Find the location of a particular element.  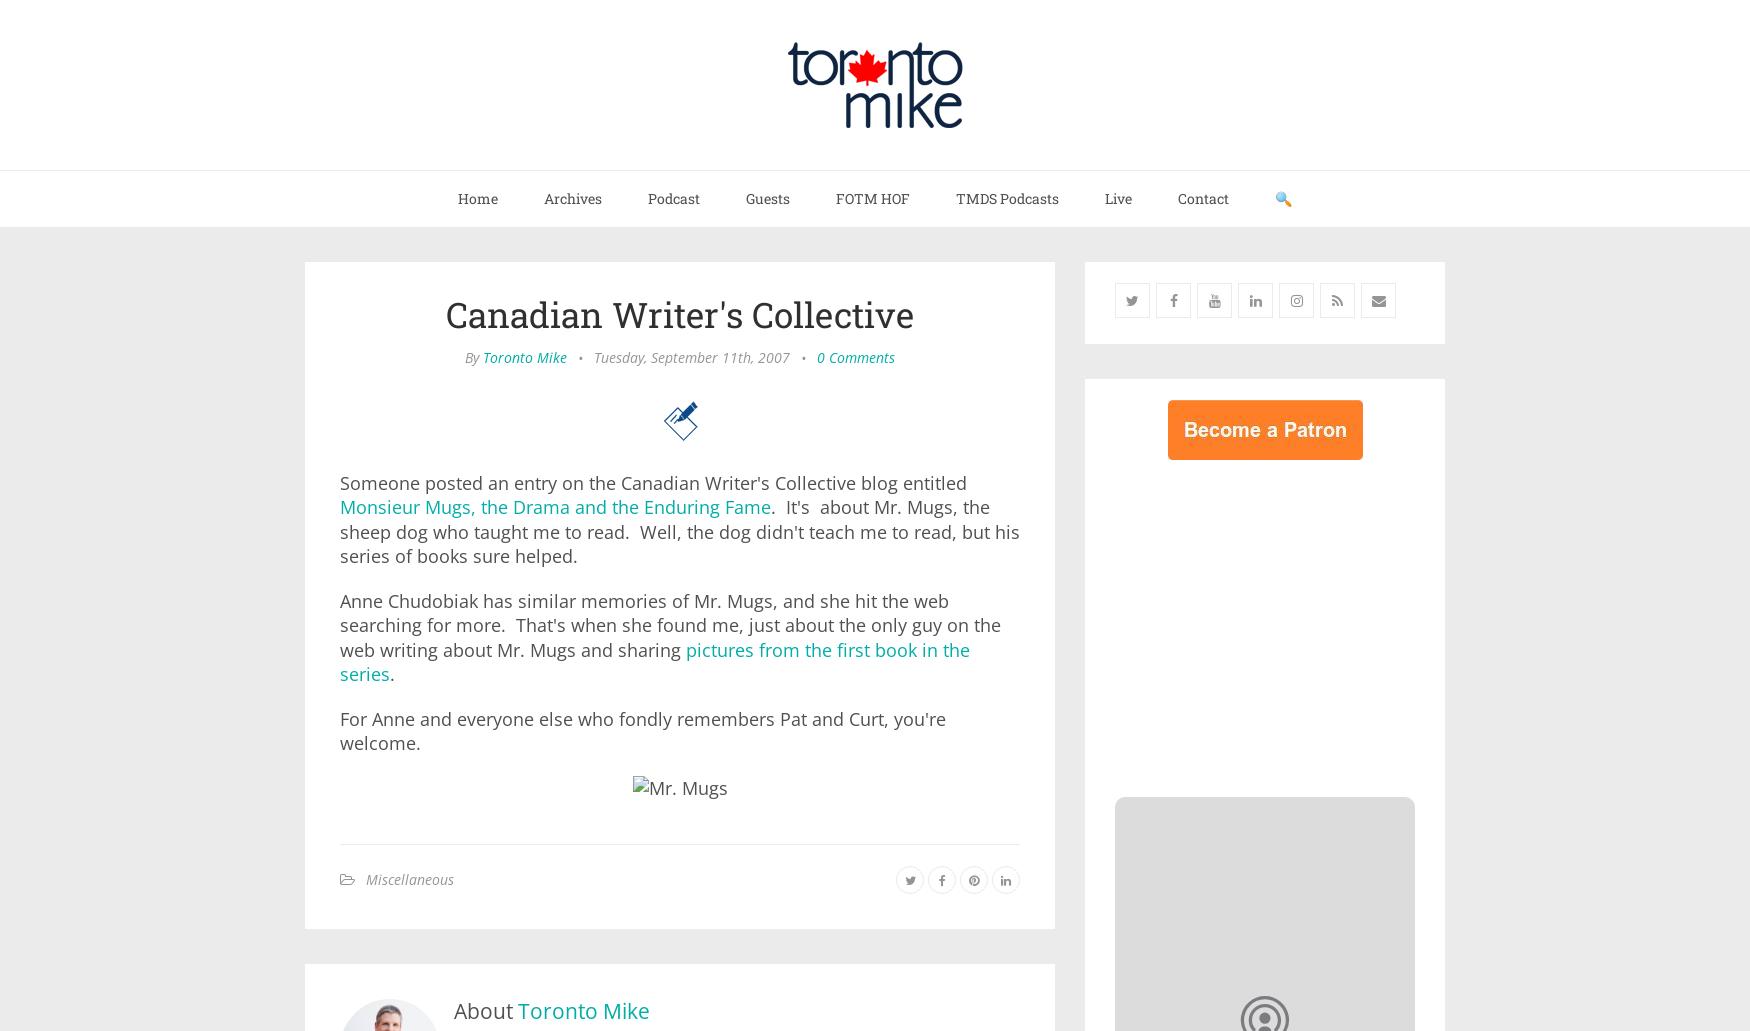

'.' is located at coordinates (389, 673).